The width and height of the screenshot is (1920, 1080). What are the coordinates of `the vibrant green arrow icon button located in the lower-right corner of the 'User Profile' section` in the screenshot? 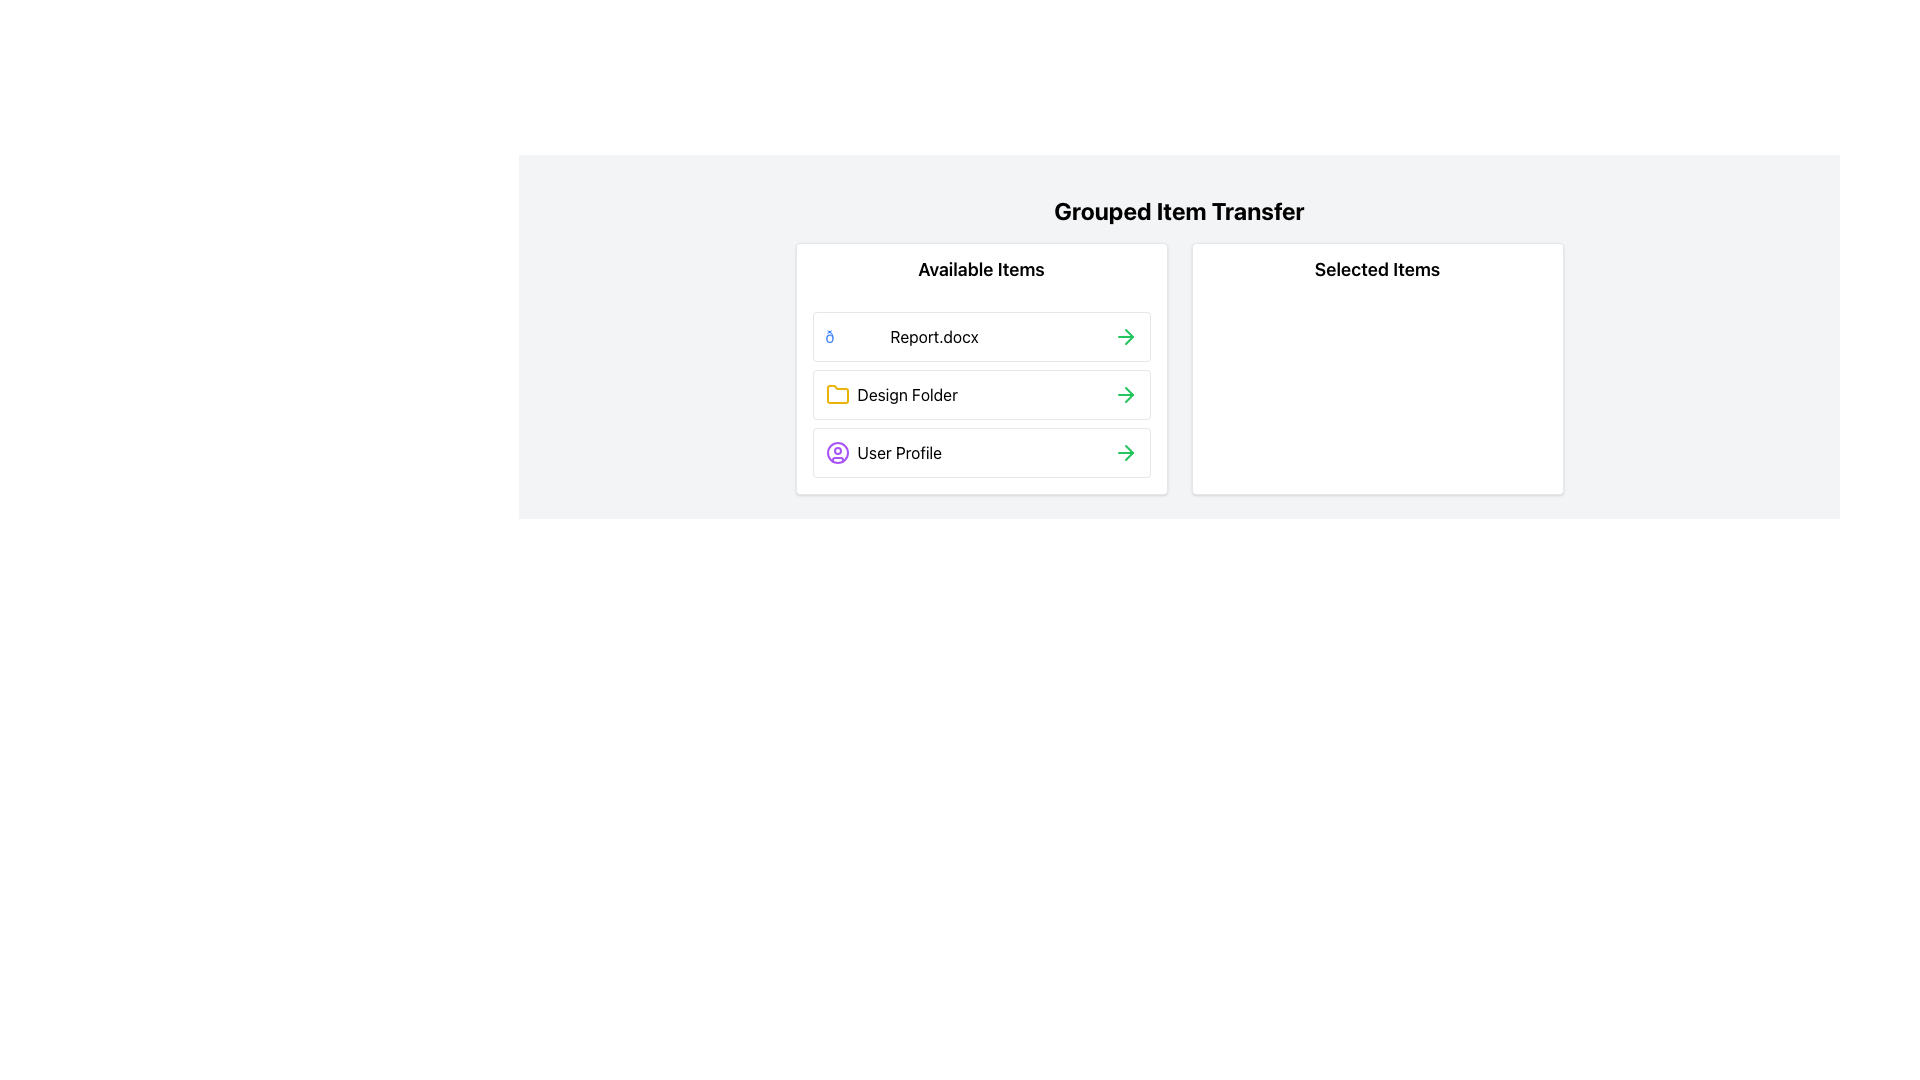 It's located at (1125, 452).